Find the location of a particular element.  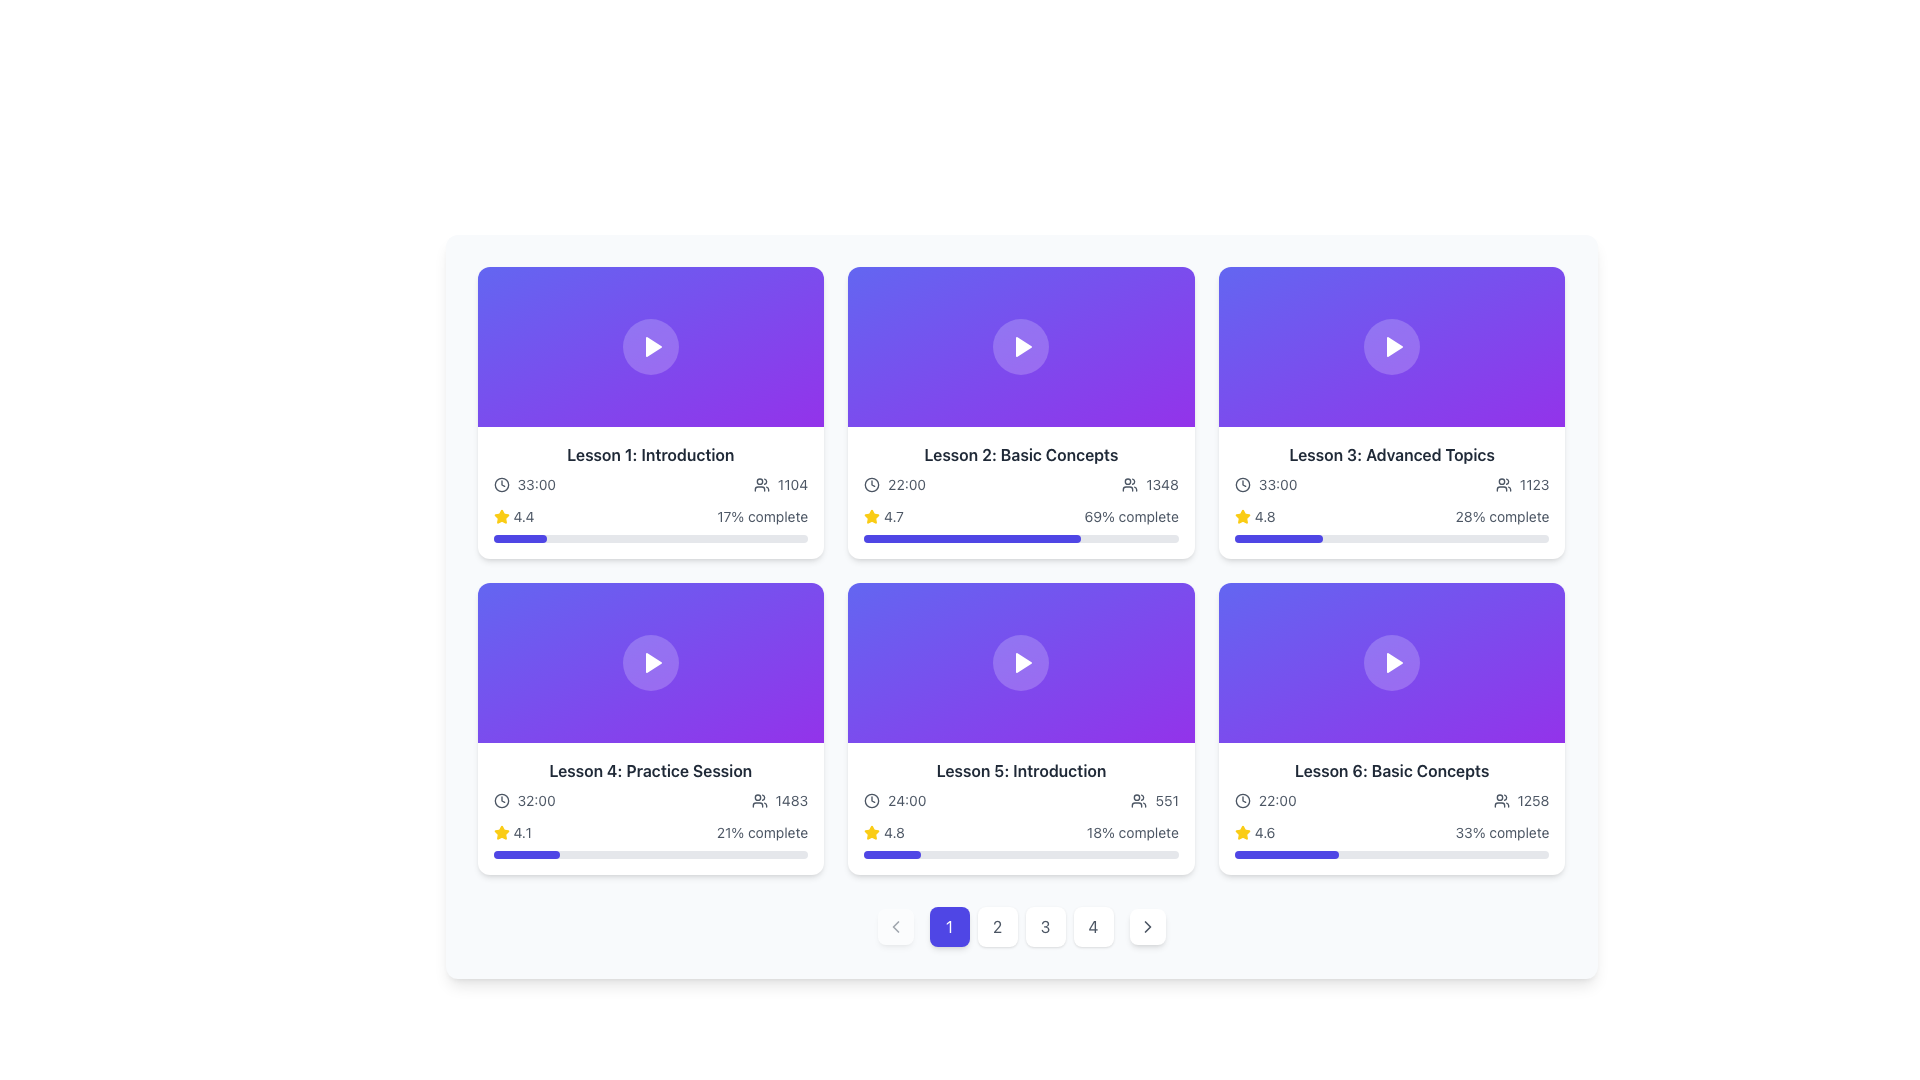

the time duration and participant count display element located in 'Lesson 5: Introduction' card, positioned in the second row, second column of the grid layout is located at coordinates (1021, 800).